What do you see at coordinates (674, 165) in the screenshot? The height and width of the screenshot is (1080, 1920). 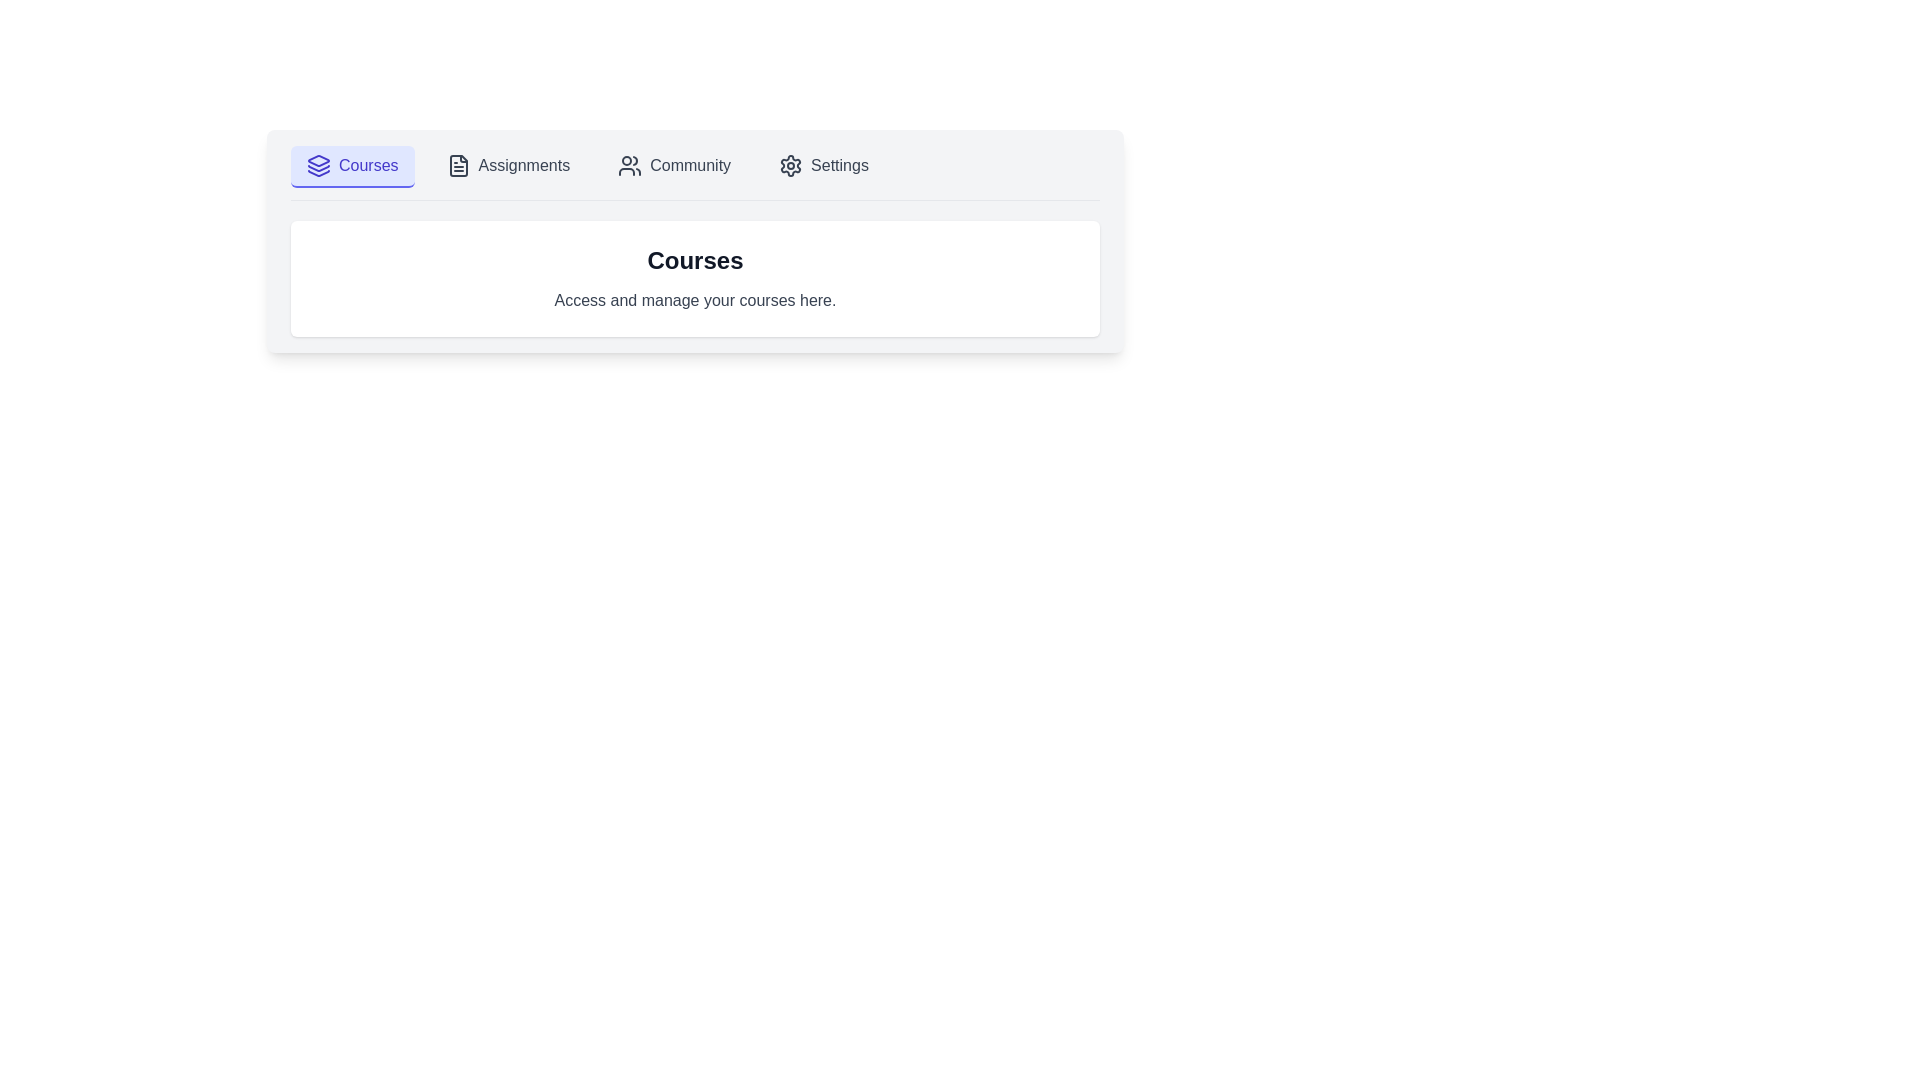 I see `the 'Community' button, which is a light-themed horizontal button with a user icon and the text 'Community'` at bounding box center [674, 165].